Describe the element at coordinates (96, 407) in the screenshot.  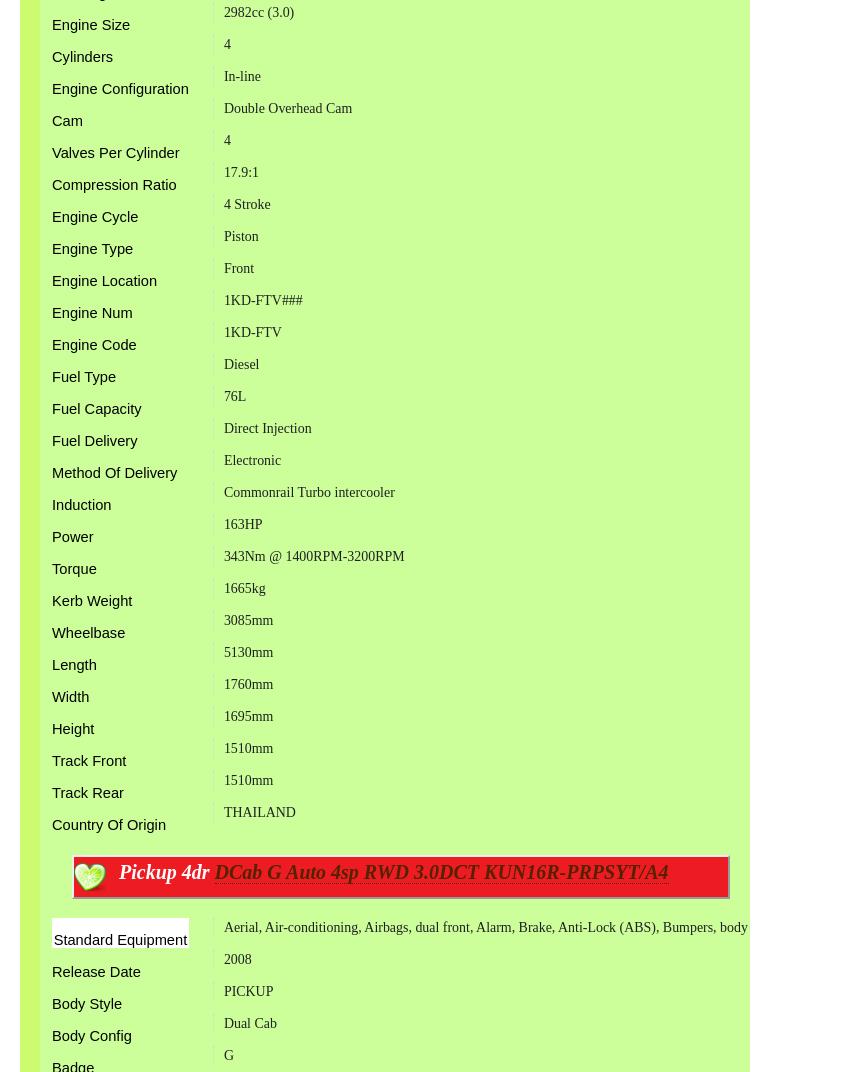
I see `'Fuel Capacity'` at that location.